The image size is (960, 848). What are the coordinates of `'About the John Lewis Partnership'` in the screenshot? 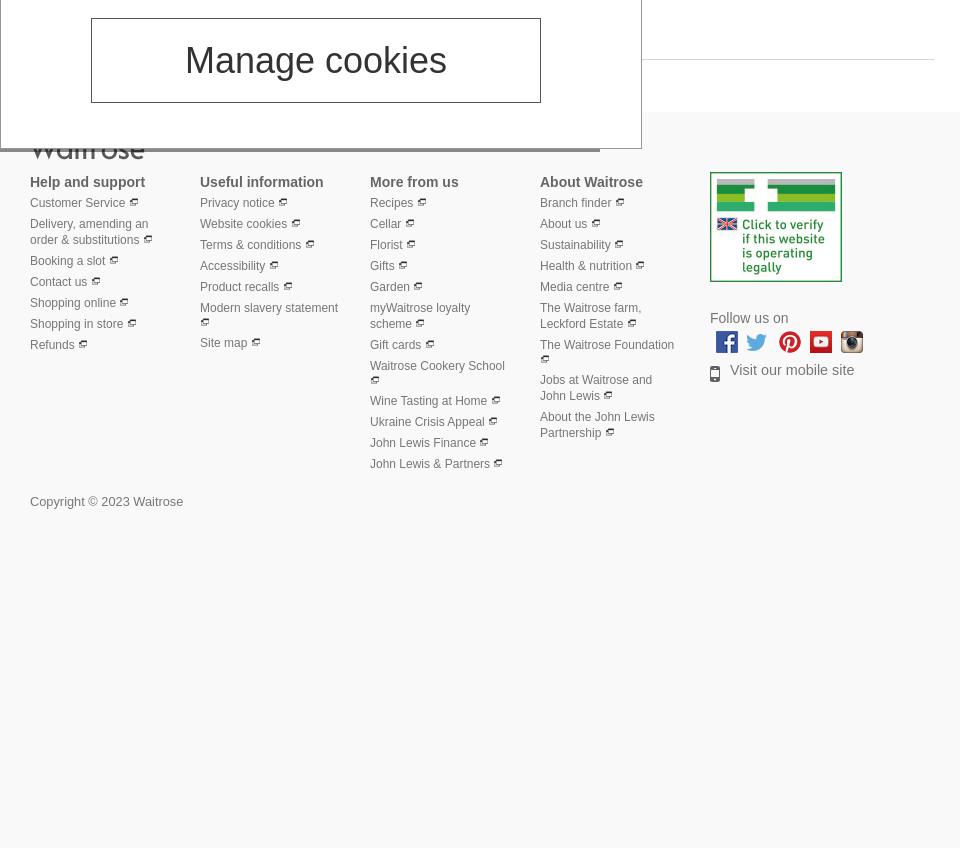 It's located at (597, 424).